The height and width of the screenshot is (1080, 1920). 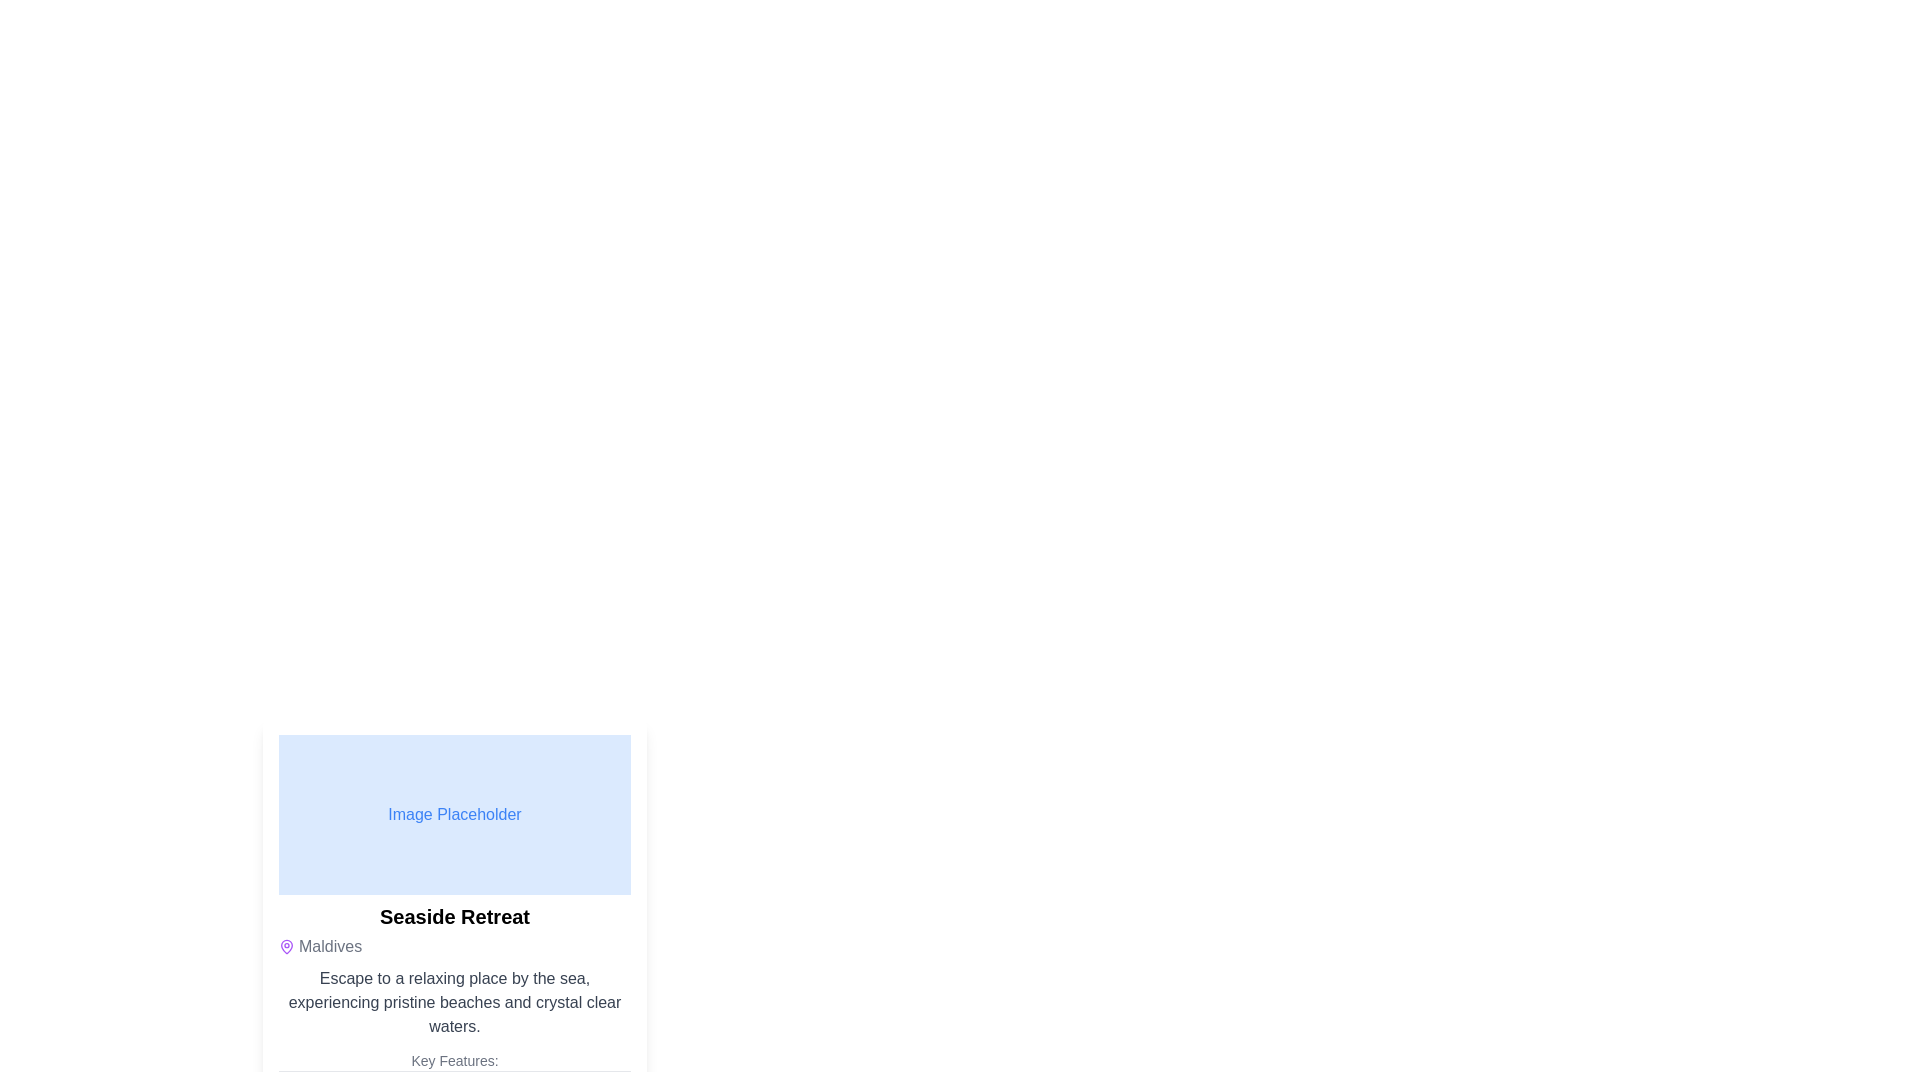 I want to click on the small map pin icon with a purple outline located next to the text 'Maldives', so click(x=286, y=946).